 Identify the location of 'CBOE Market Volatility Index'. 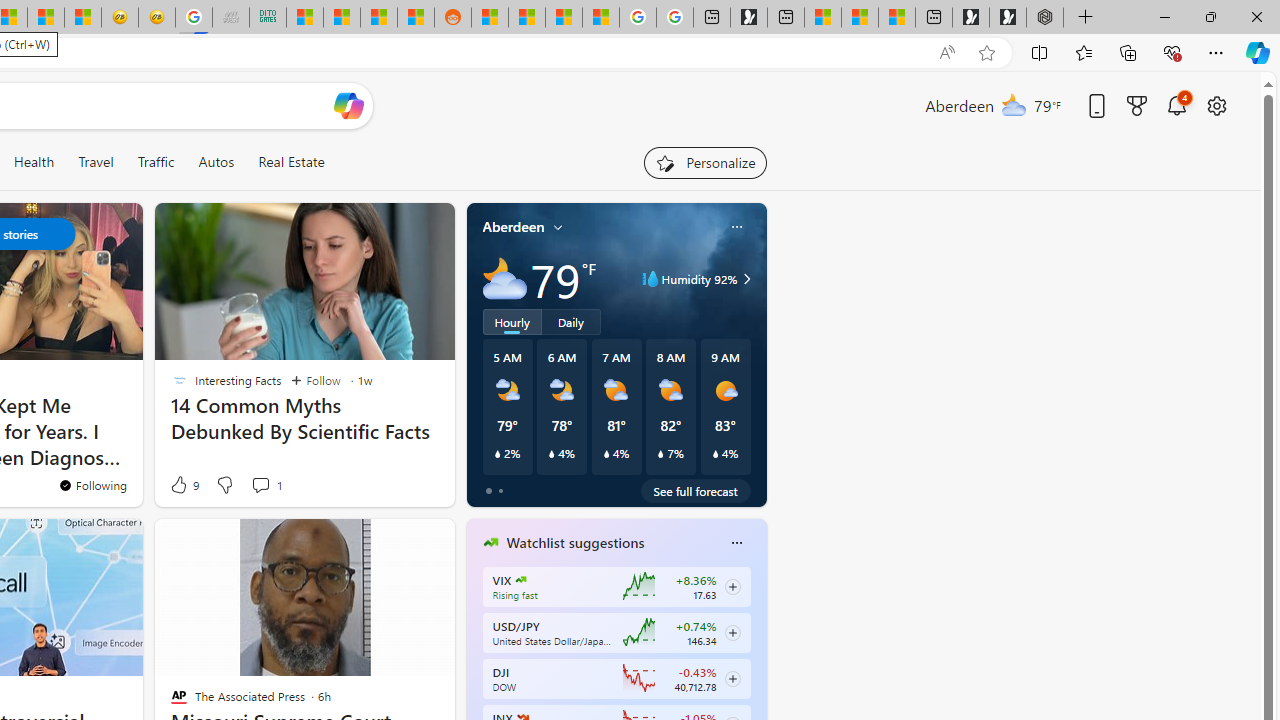
(520, 579).